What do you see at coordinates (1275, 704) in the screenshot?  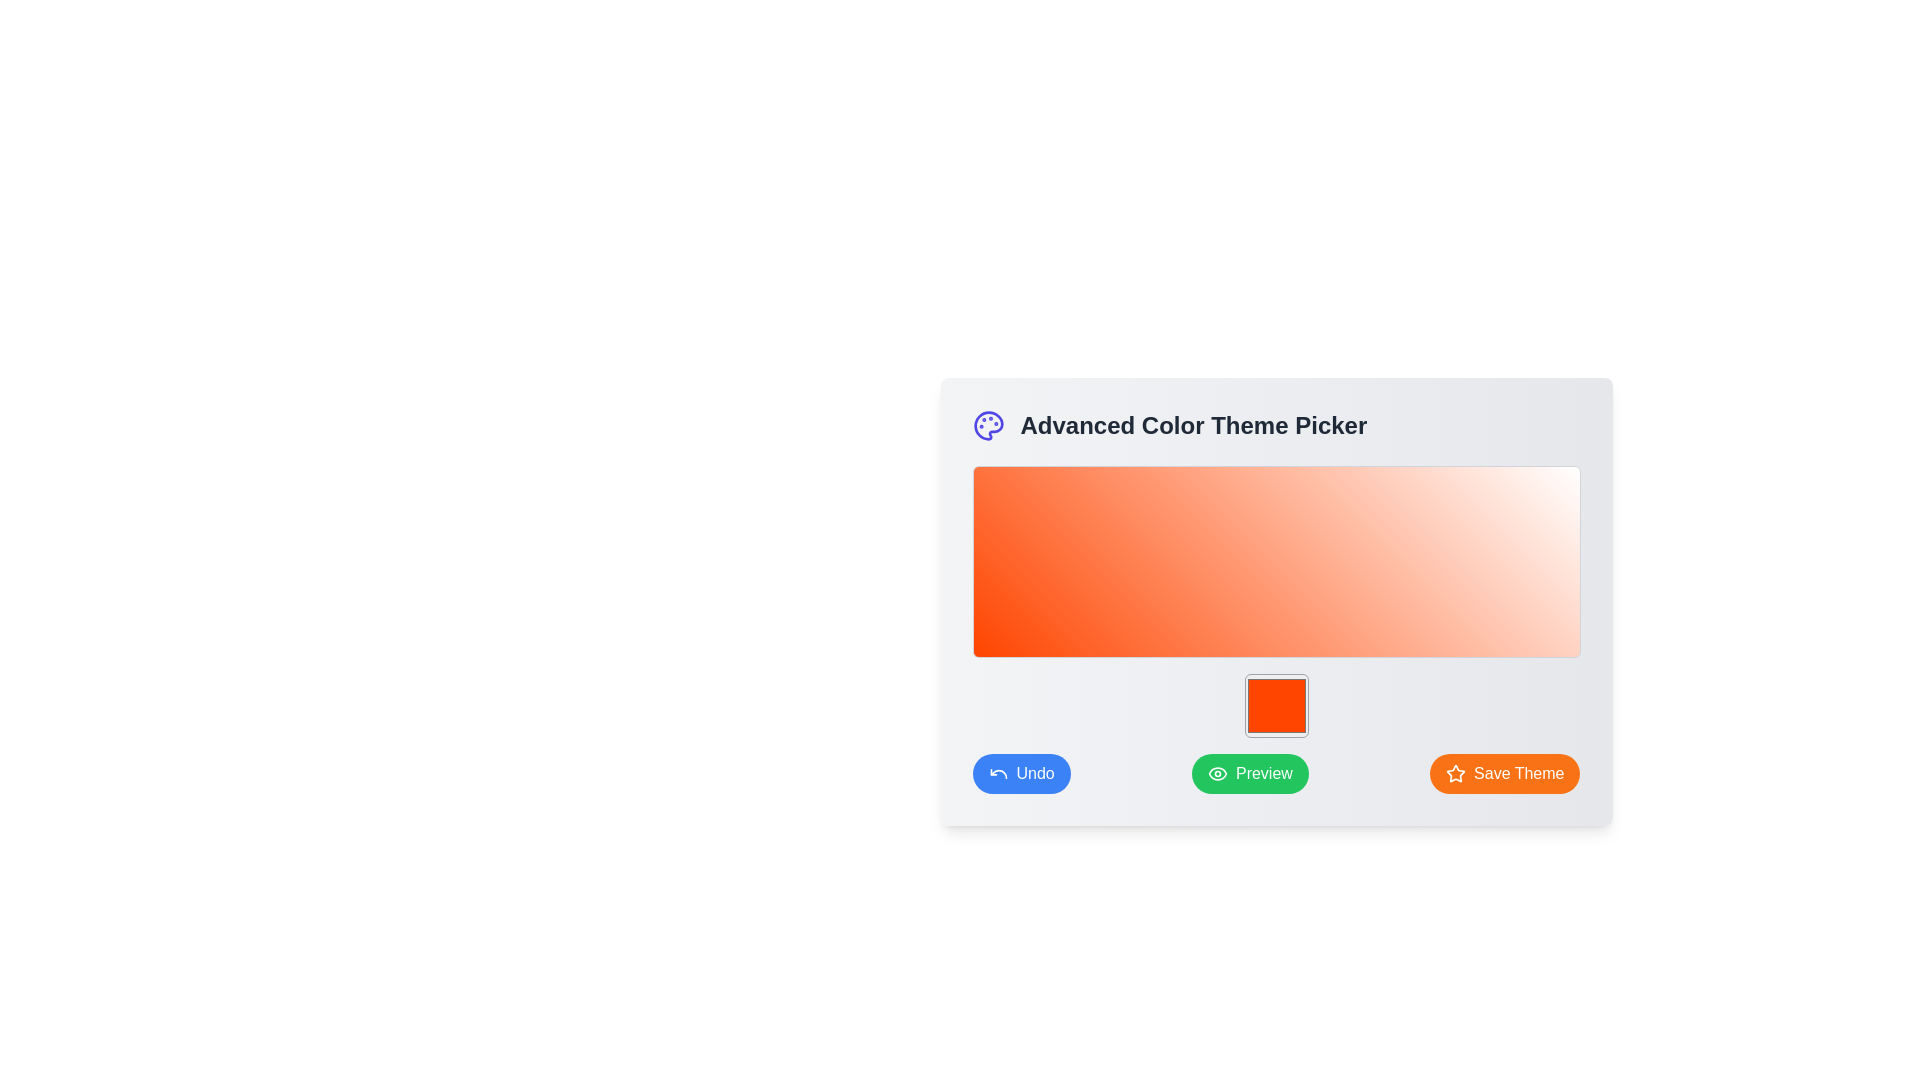 I see `to activate the color picker located directly below the gradient preview rectangle and above the buttons labeled 'Undo,' 'Preview,' and 'Save Theme.'` at bounding box center [1275, 704].